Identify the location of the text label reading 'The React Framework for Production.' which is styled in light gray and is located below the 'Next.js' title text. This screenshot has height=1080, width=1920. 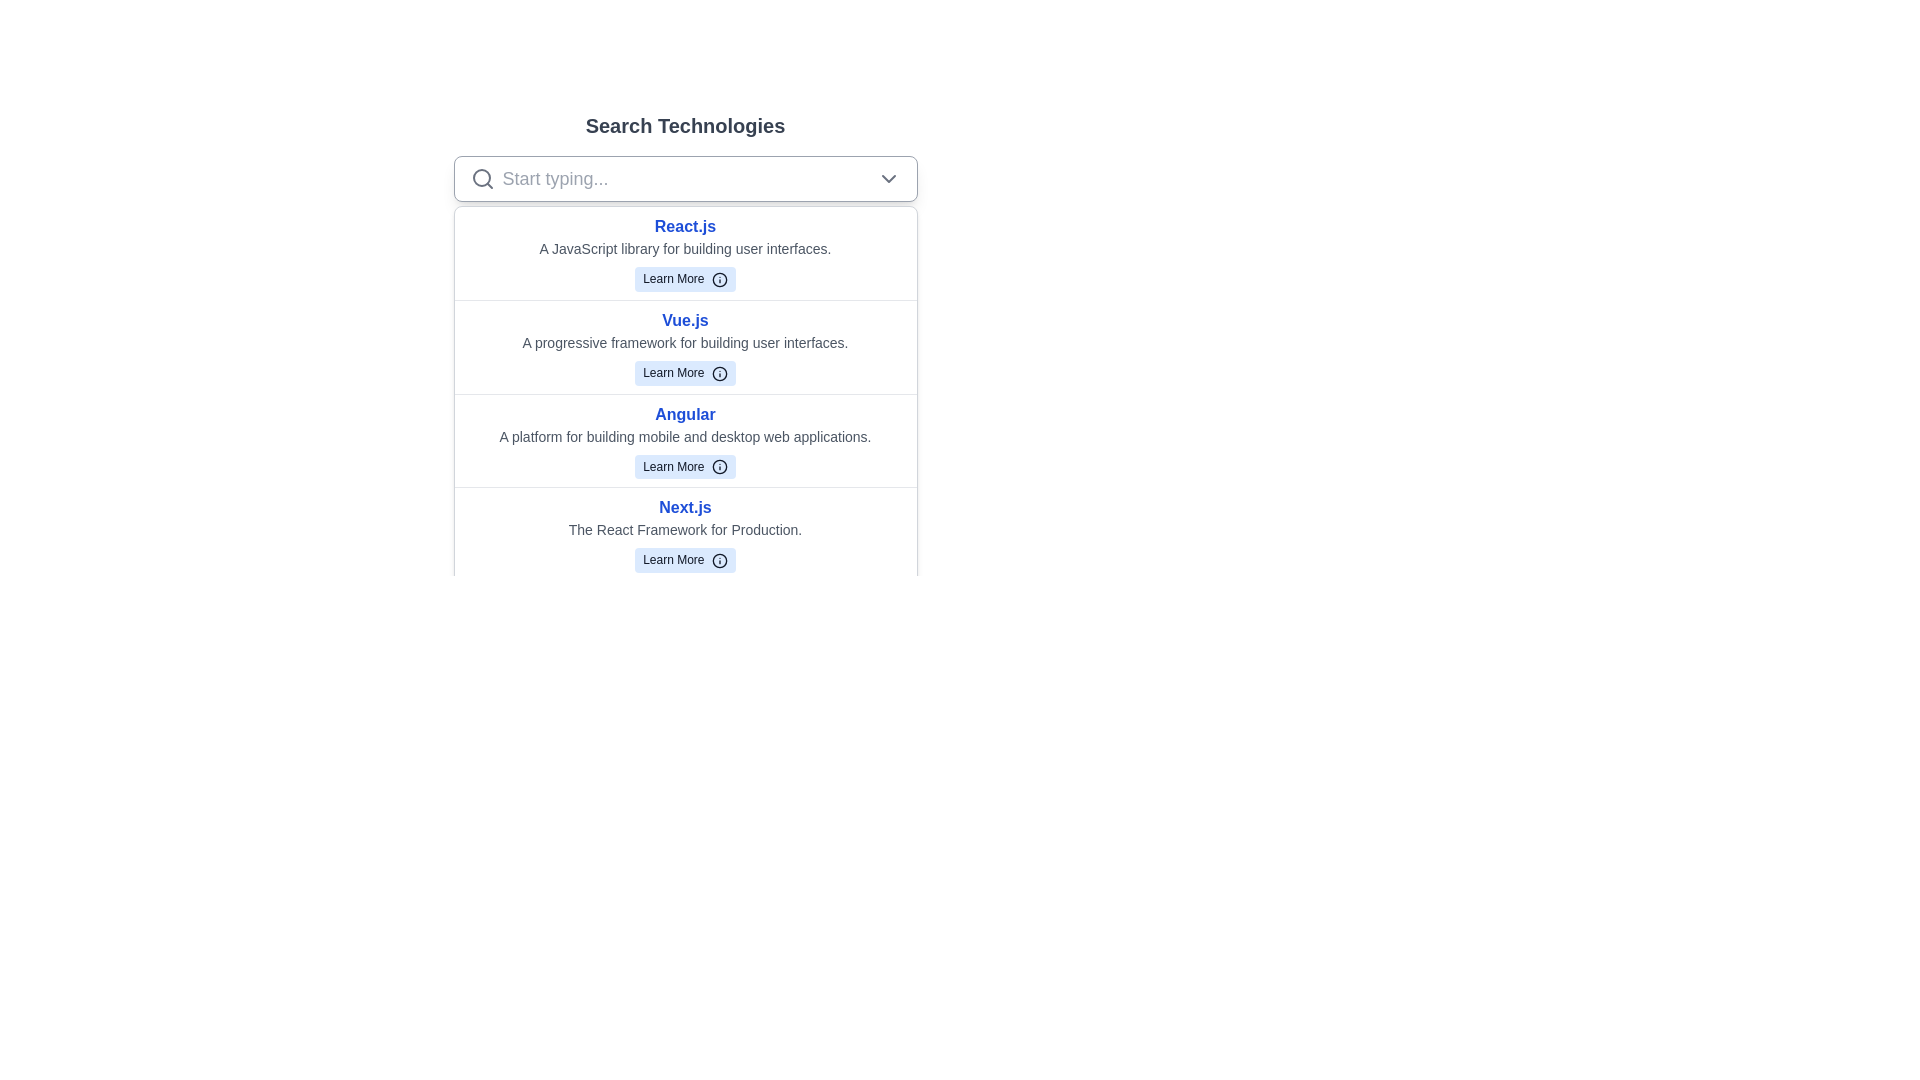
(685, 529).